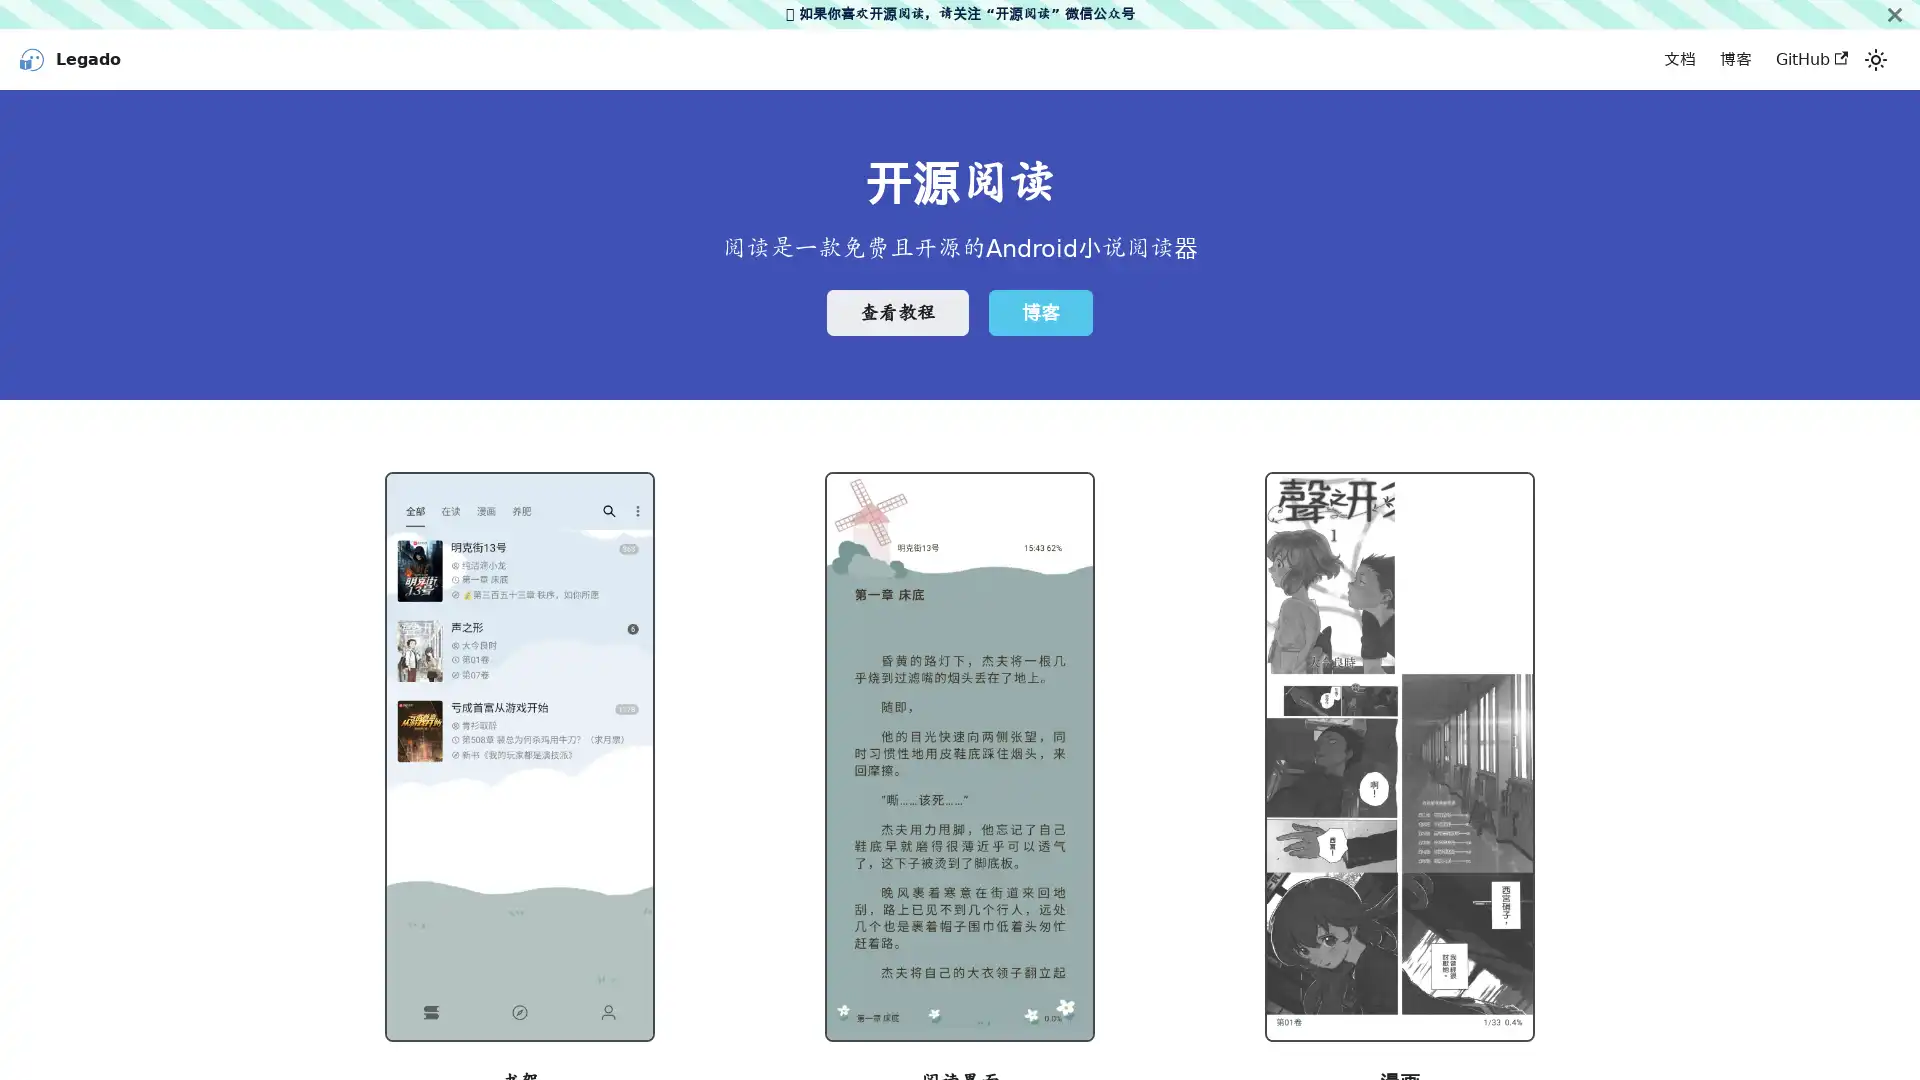  I want to click on Switch between dark and light mode (currently light mode), so click(1875, 59).